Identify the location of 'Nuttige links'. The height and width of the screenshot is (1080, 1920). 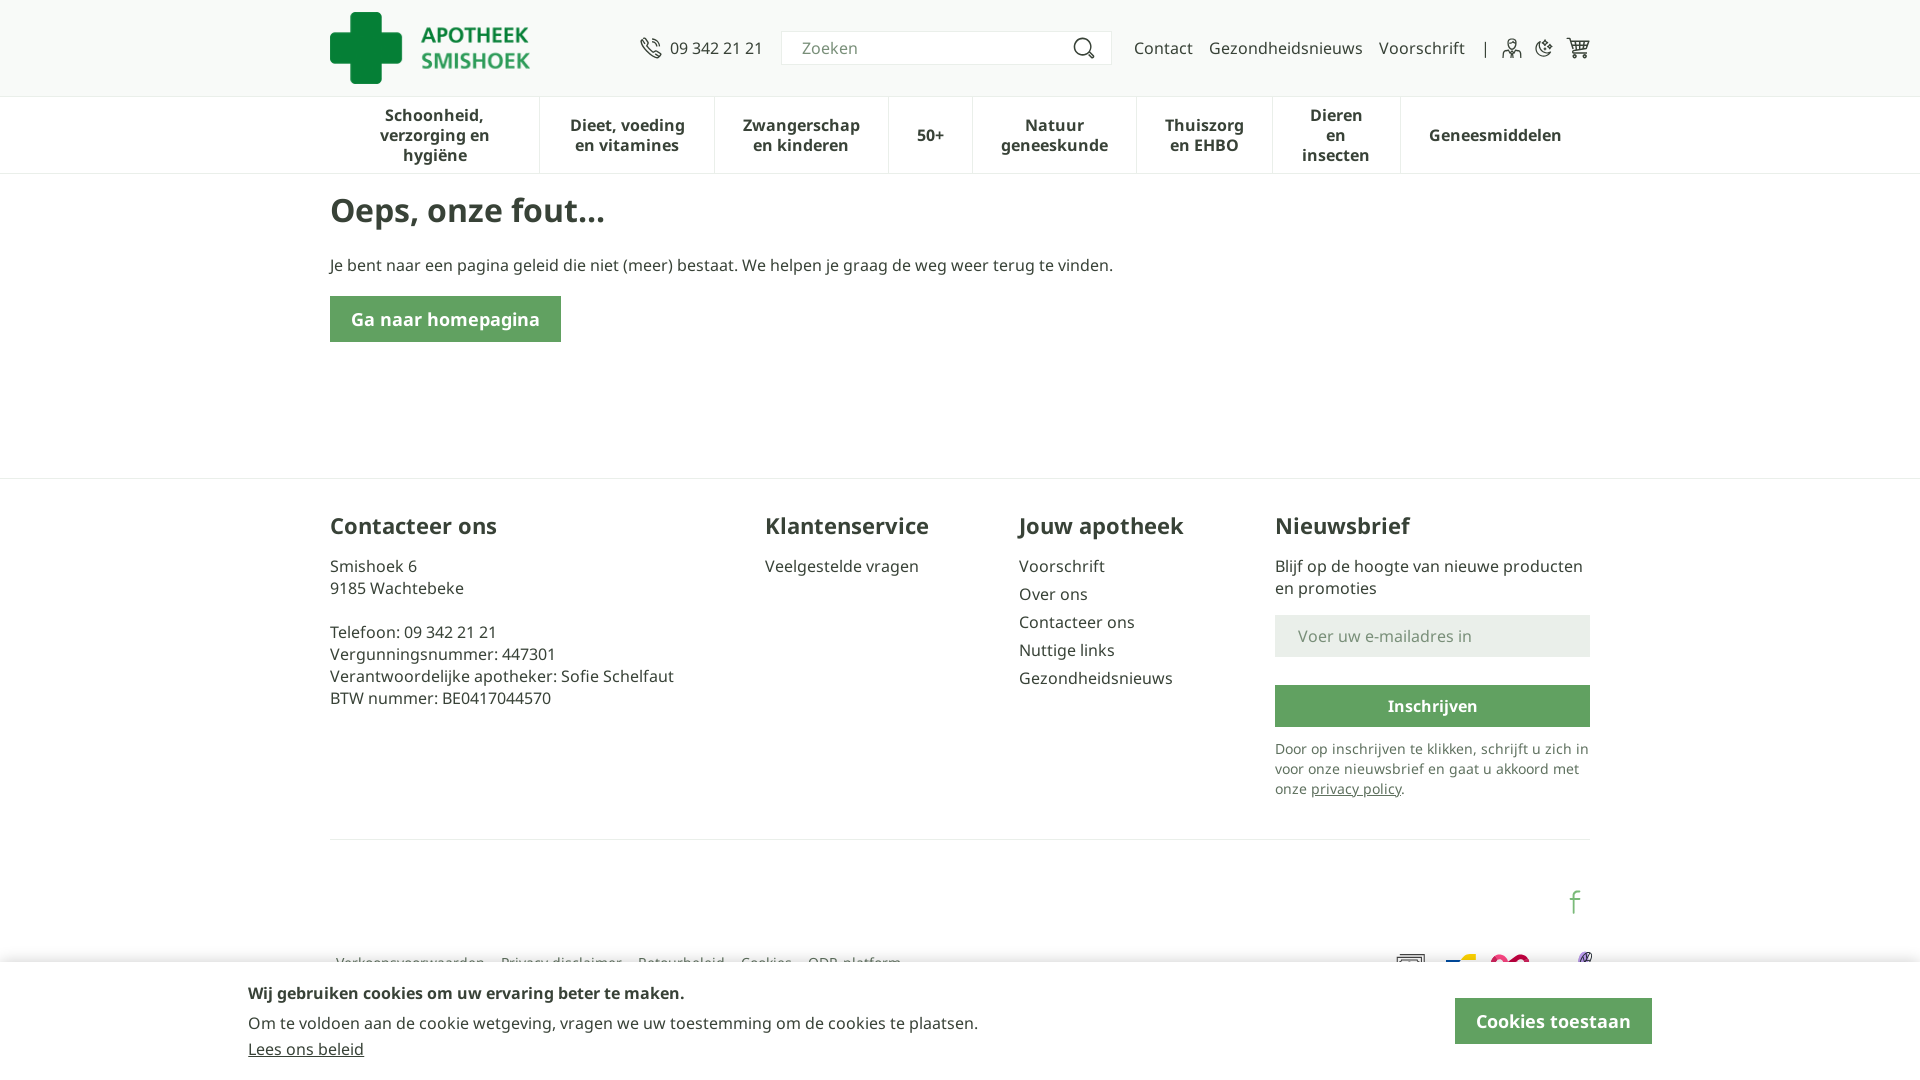
(1138, 650).